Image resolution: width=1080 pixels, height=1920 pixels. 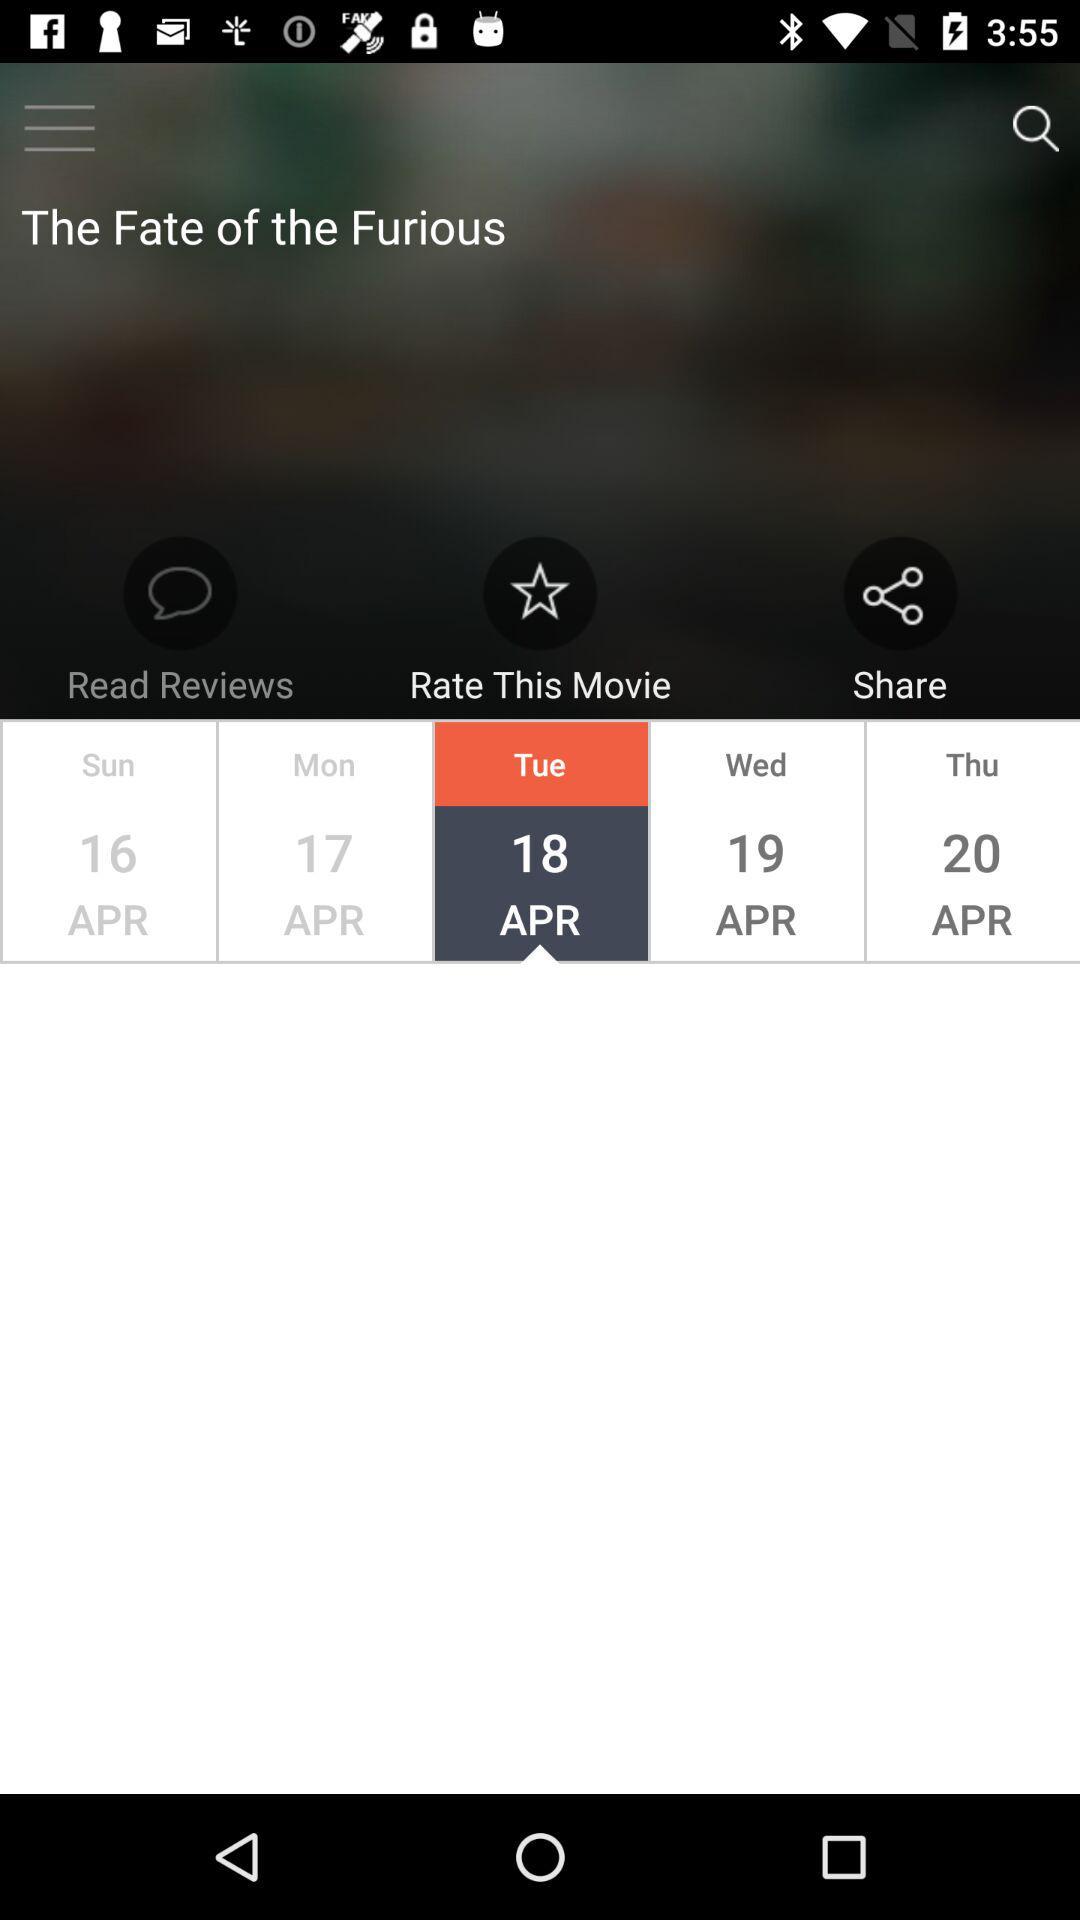 I want to click on the menu icon, so click(x=58, y=127).